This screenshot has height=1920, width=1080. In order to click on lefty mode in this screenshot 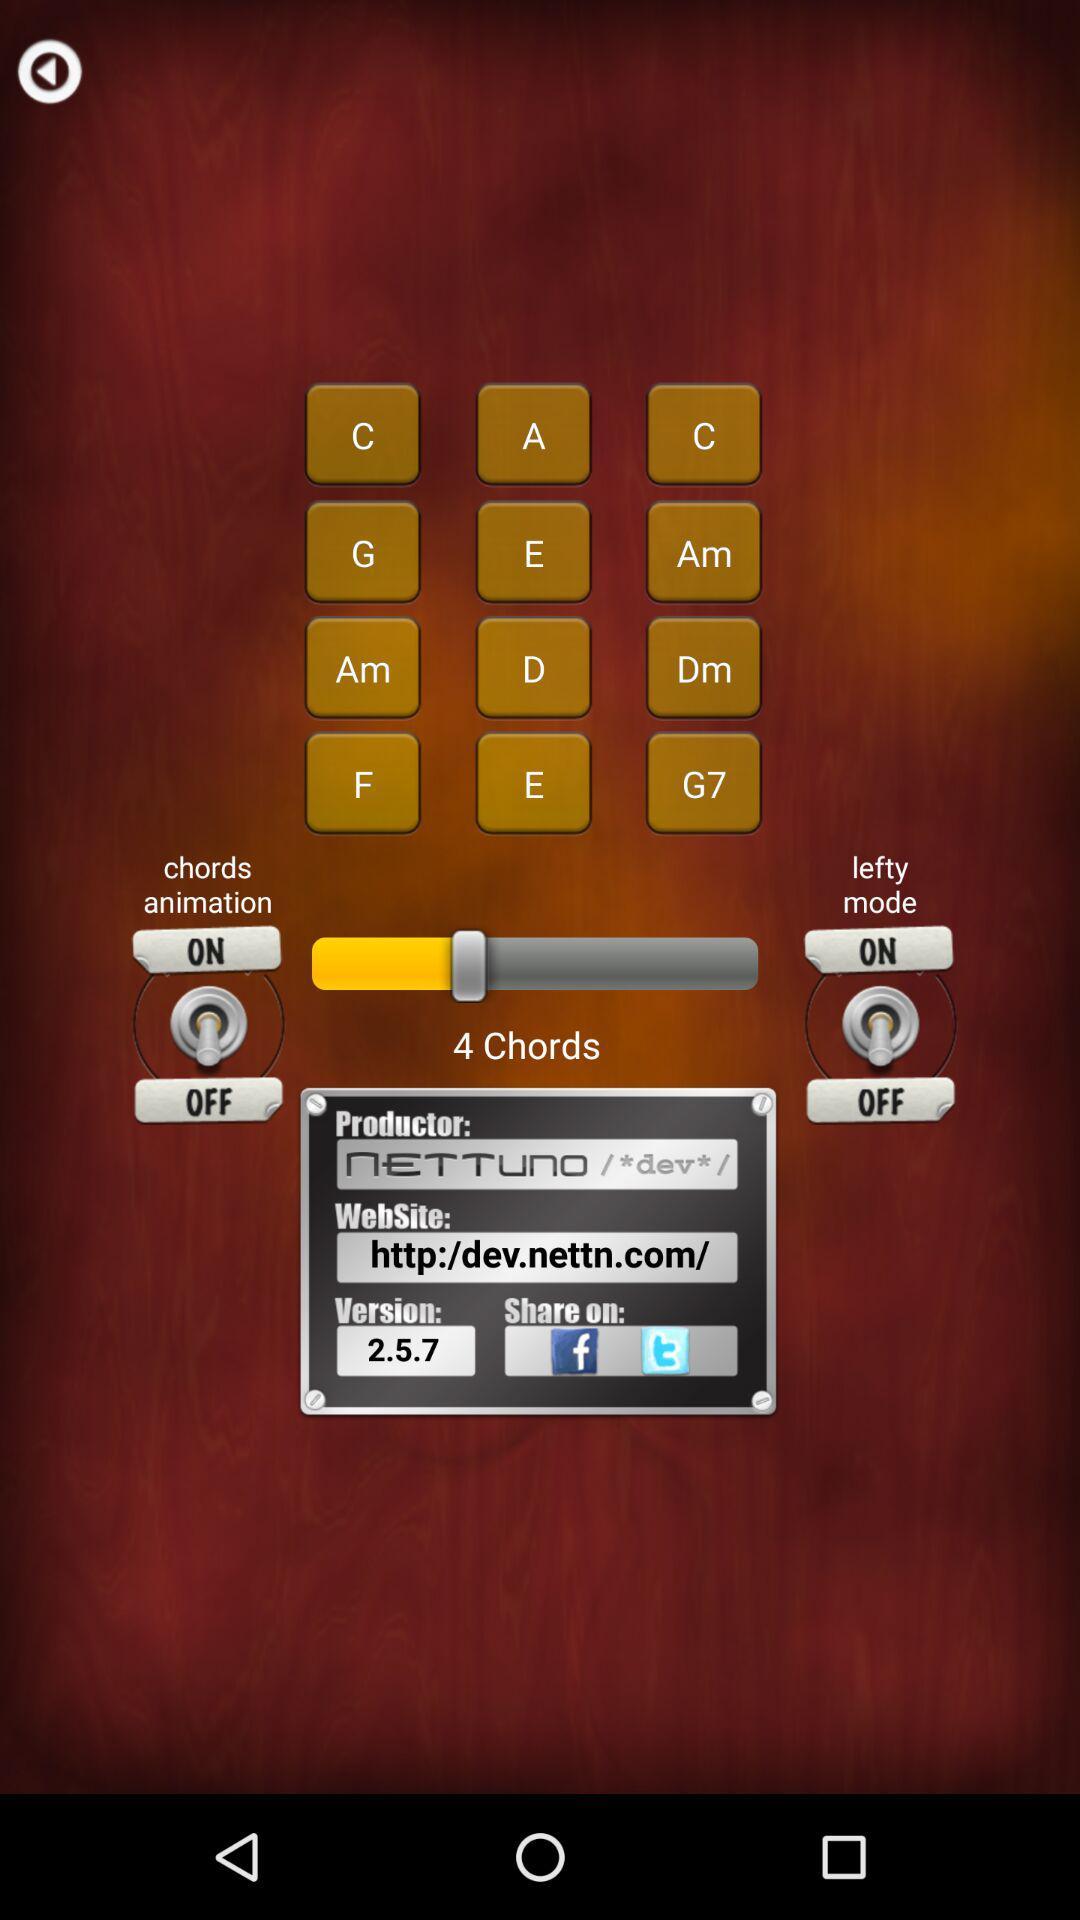, I will do `click(879, 1025)`.